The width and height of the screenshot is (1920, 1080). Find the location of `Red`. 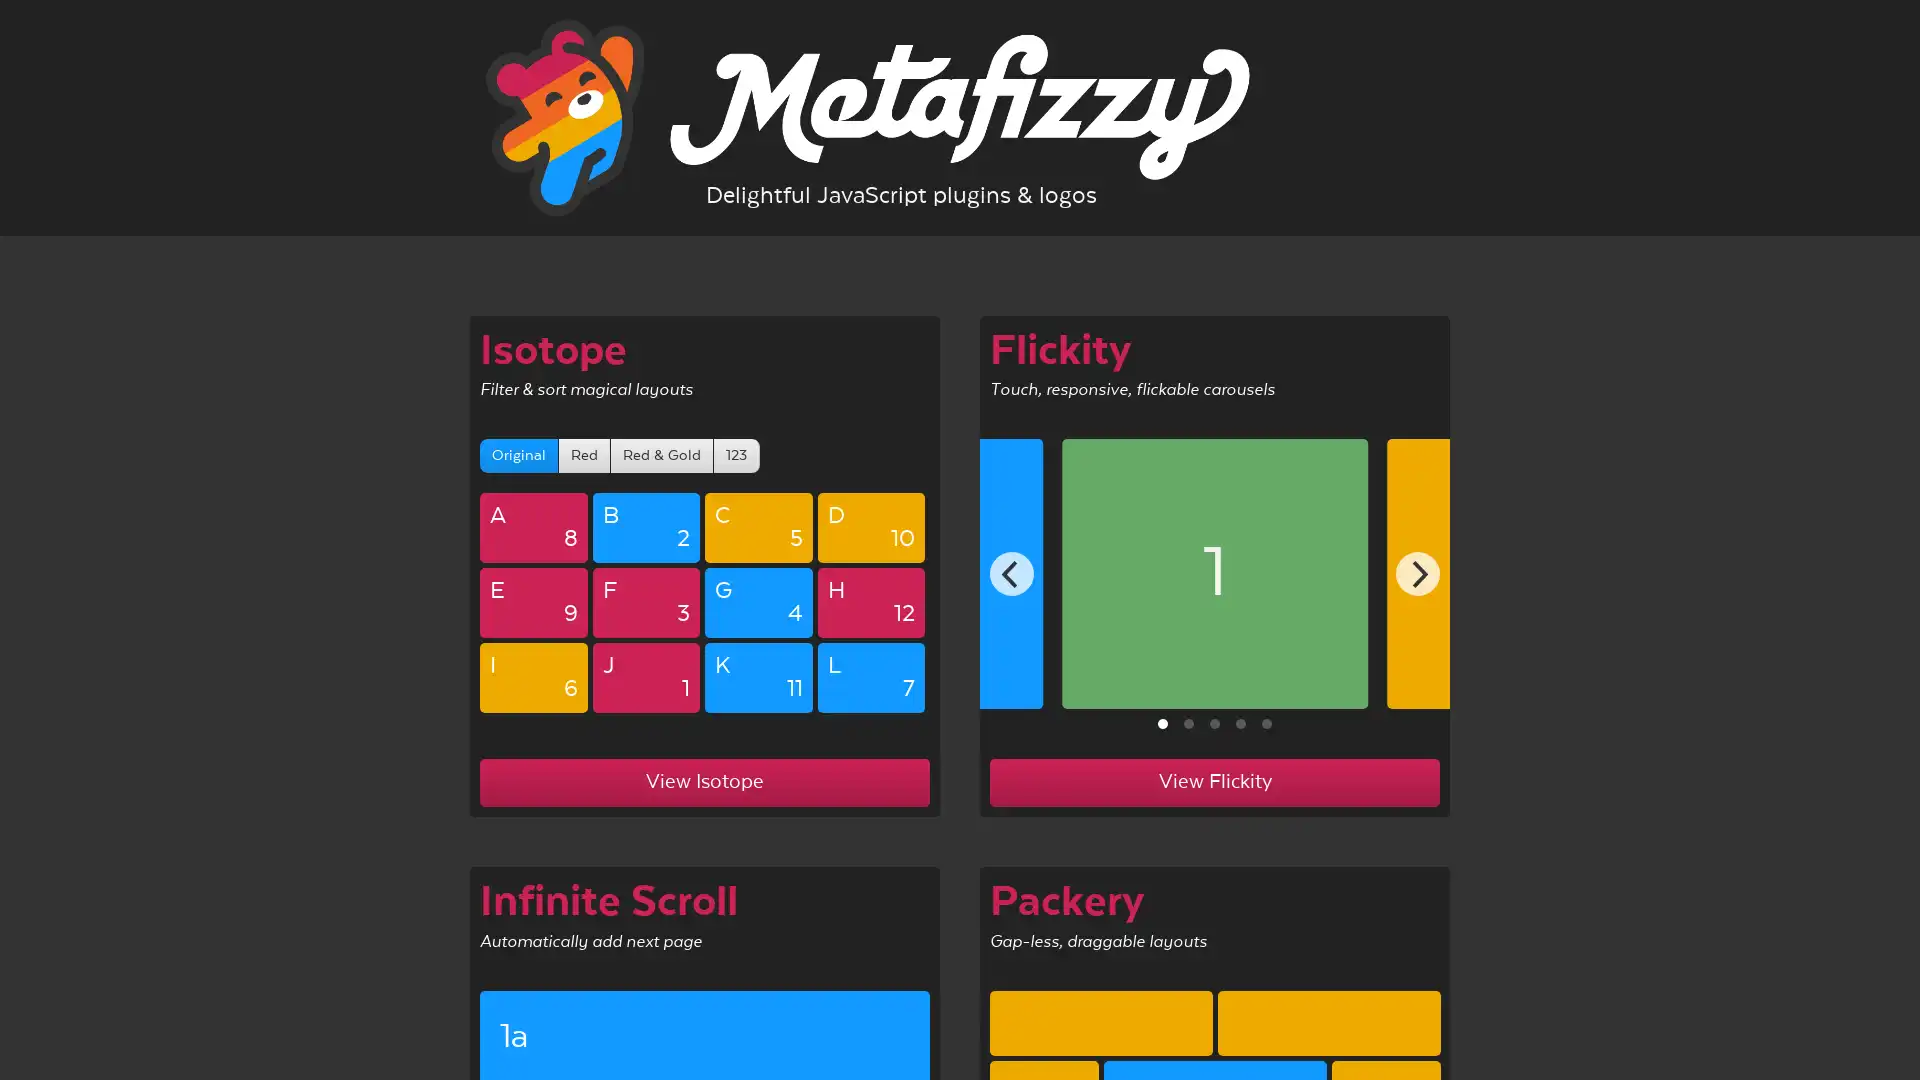

Red is located at coordinates (583, 455).